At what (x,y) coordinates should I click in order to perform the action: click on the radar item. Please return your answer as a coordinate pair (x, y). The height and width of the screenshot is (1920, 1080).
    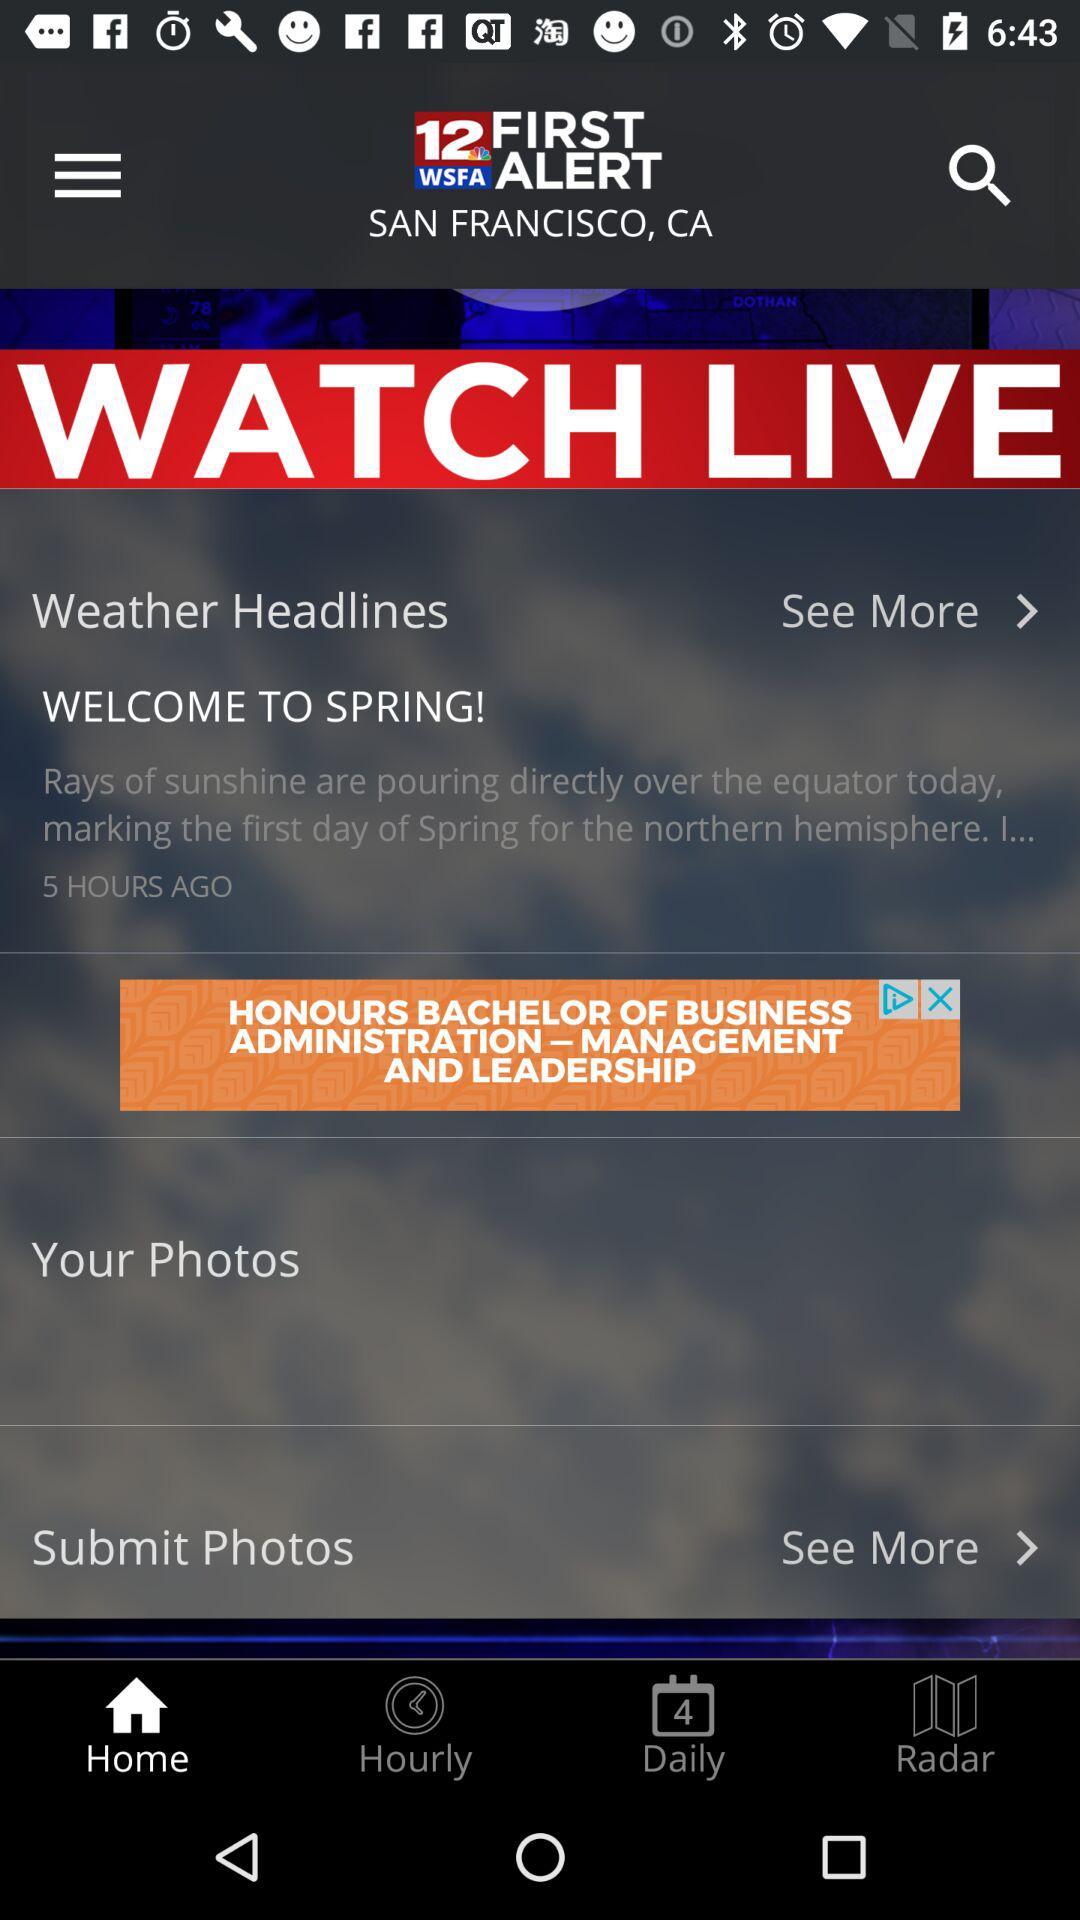
    Looking at the image, I should click on (945, 1726).